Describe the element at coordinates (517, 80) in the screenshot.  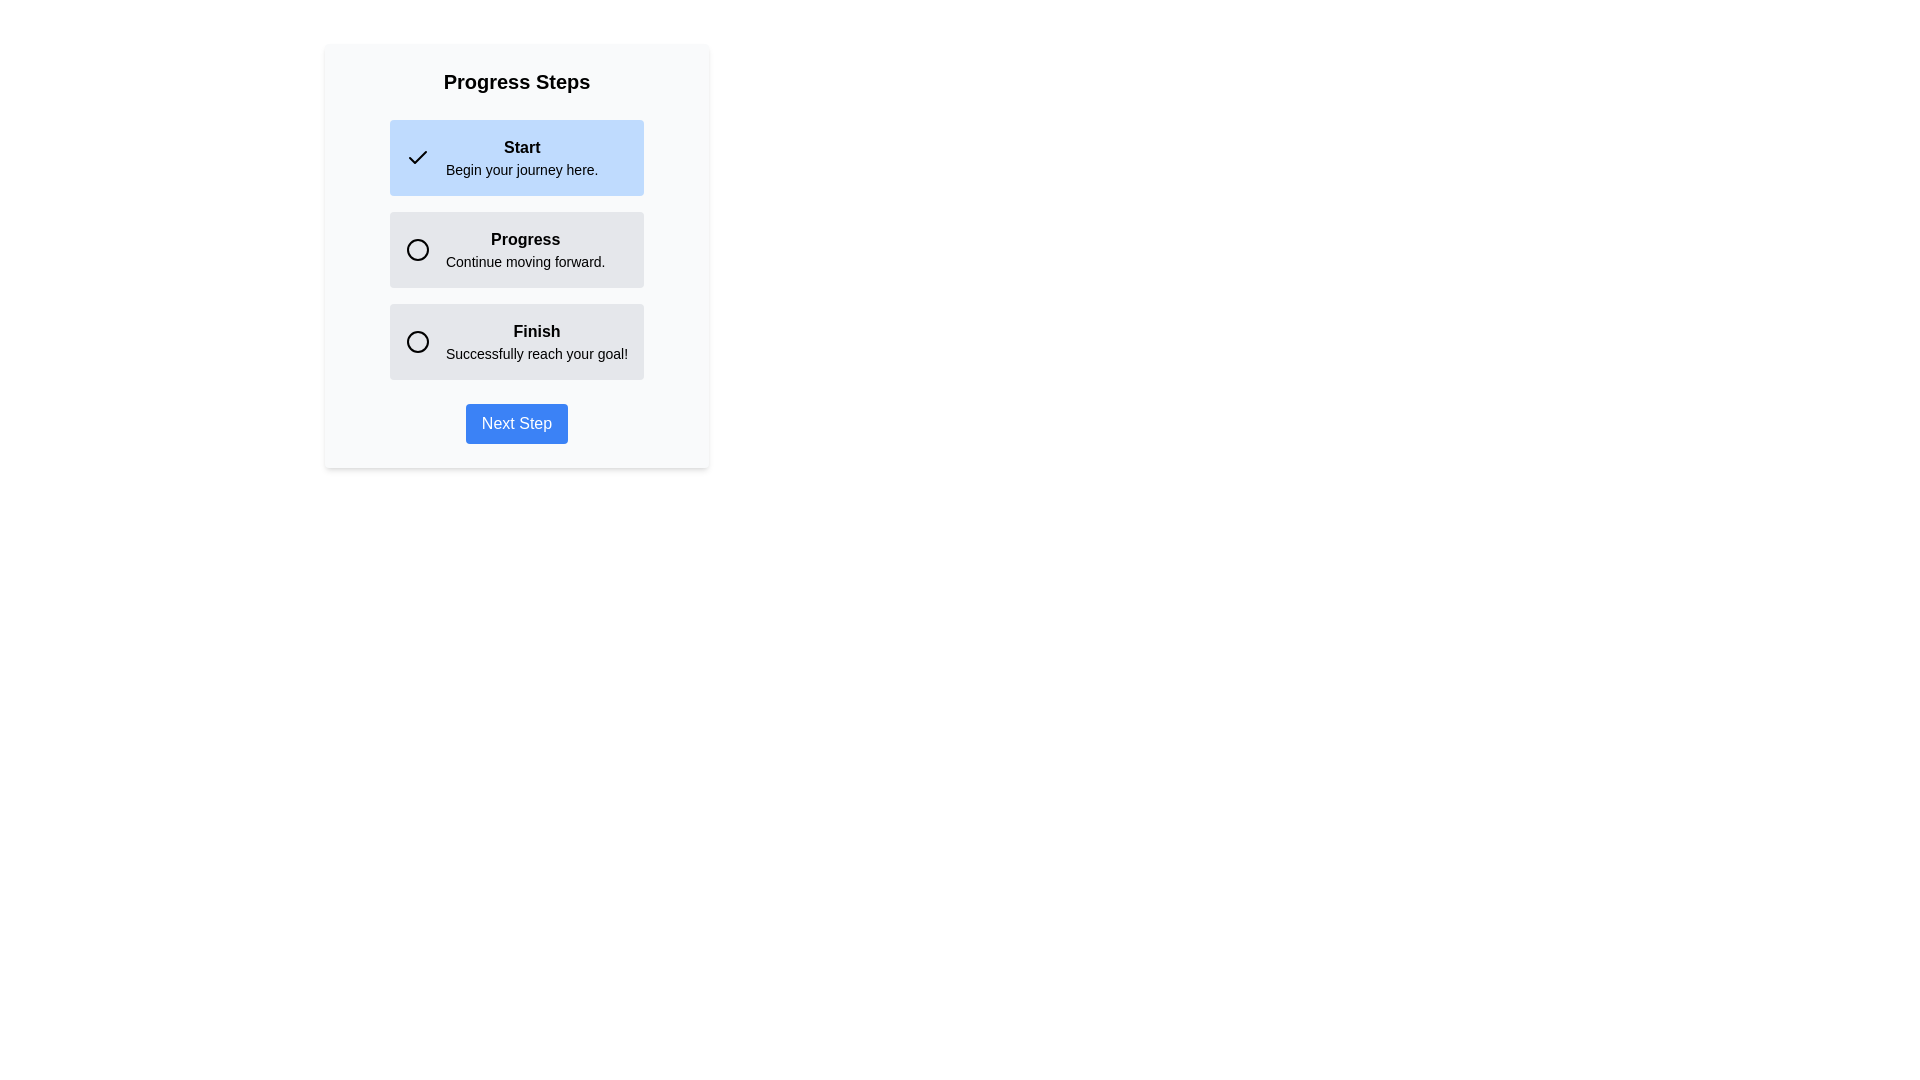
I see `text label that displays the title 'Progress Steps', which serves as a descriptive heading for the progress tracking section` at that location.